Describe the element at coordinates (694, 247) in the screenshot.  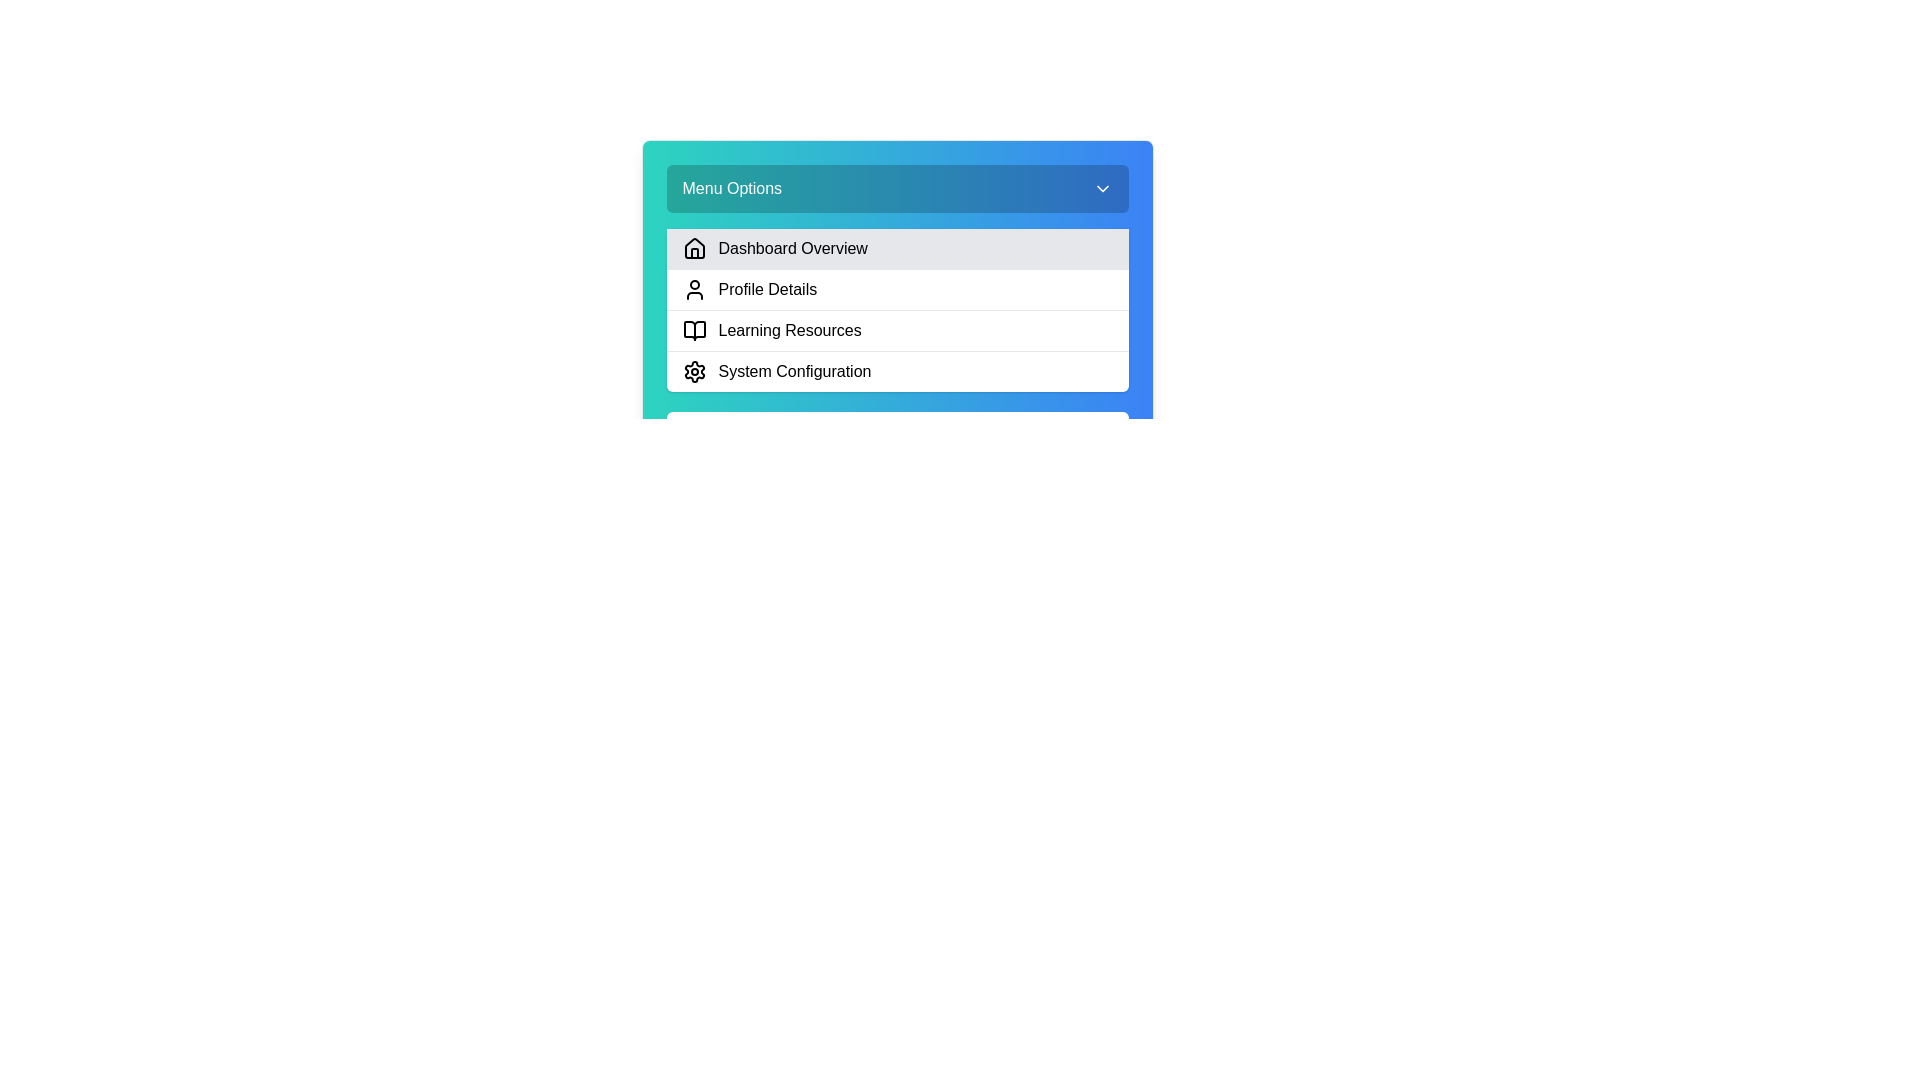
I see `the 'Dashboard Overview' icon located at the top-left section of the menu panel` at that location.